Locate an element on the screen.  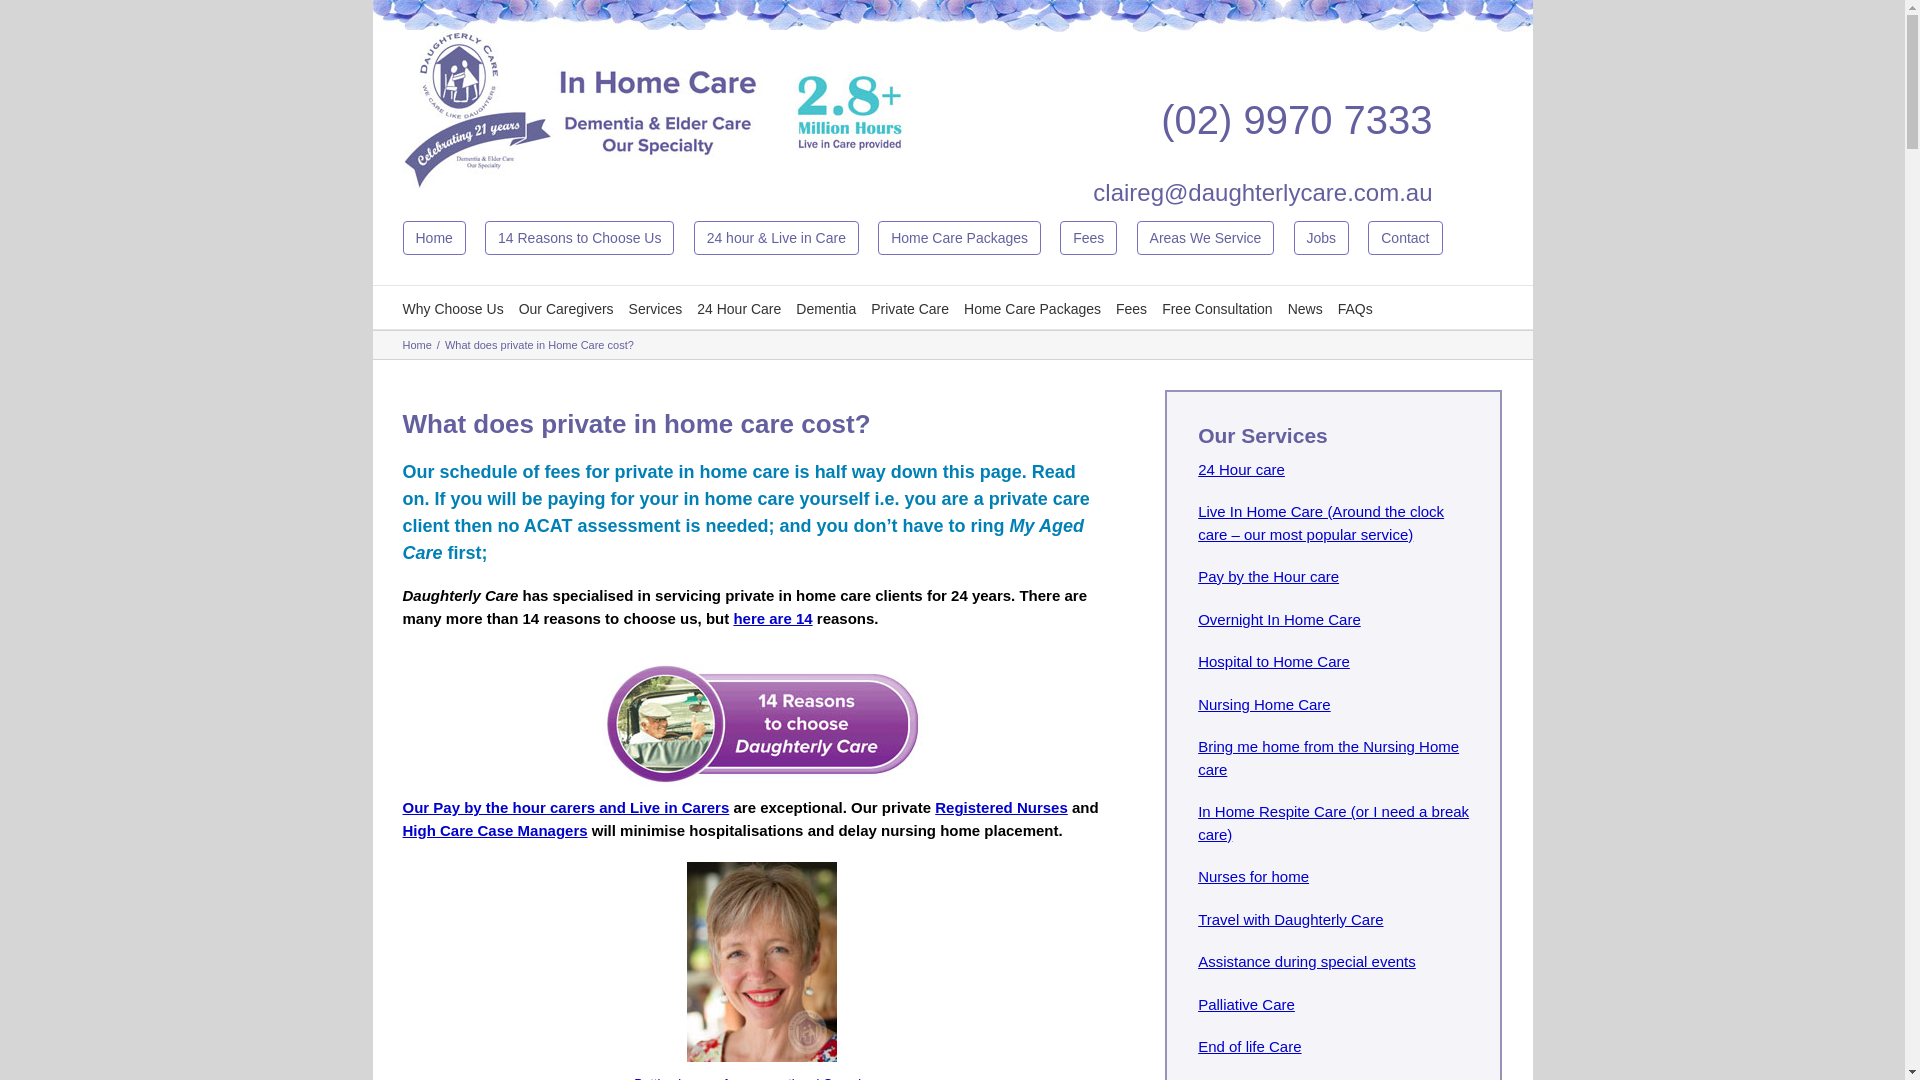
'Hospital to Home Care' is located at coordinates (1272, 661).